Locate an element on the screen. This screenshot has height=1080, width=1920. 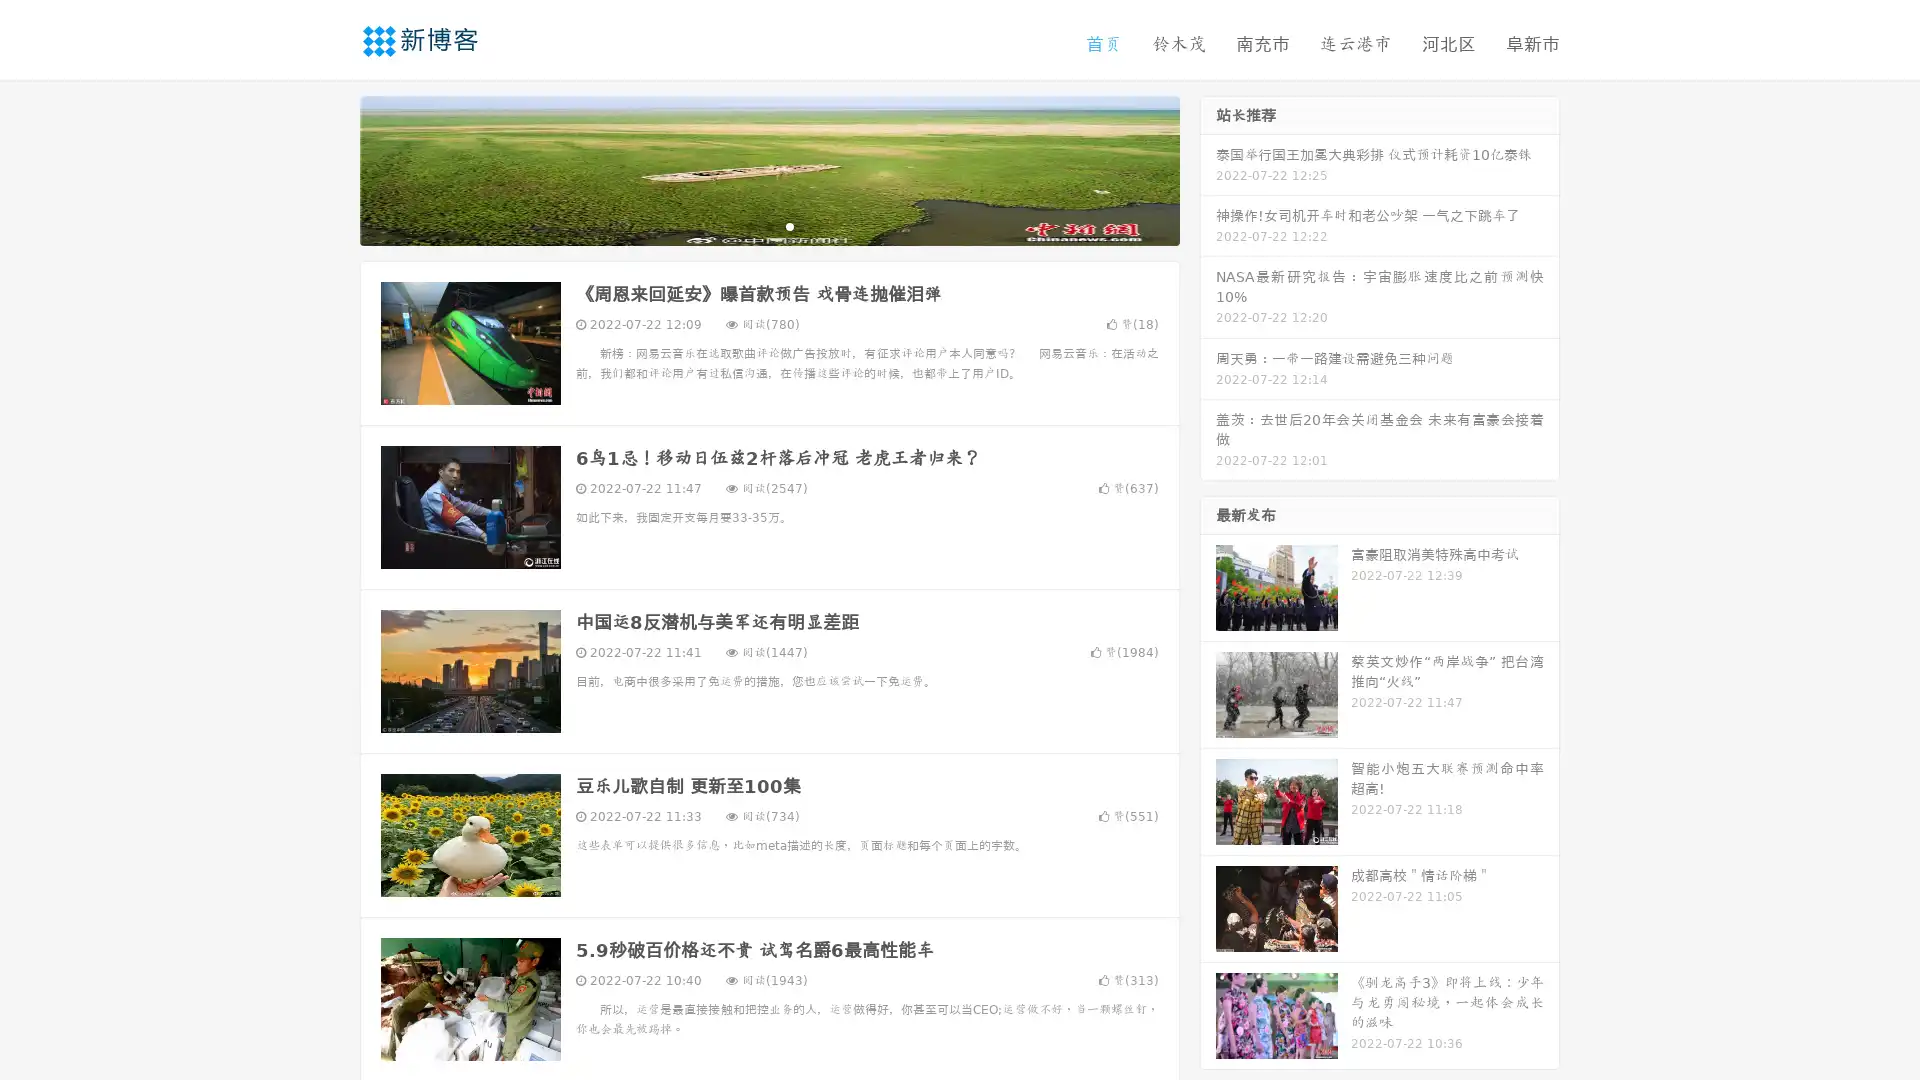
Go to slide 1 is located at coordinates (748, 225).